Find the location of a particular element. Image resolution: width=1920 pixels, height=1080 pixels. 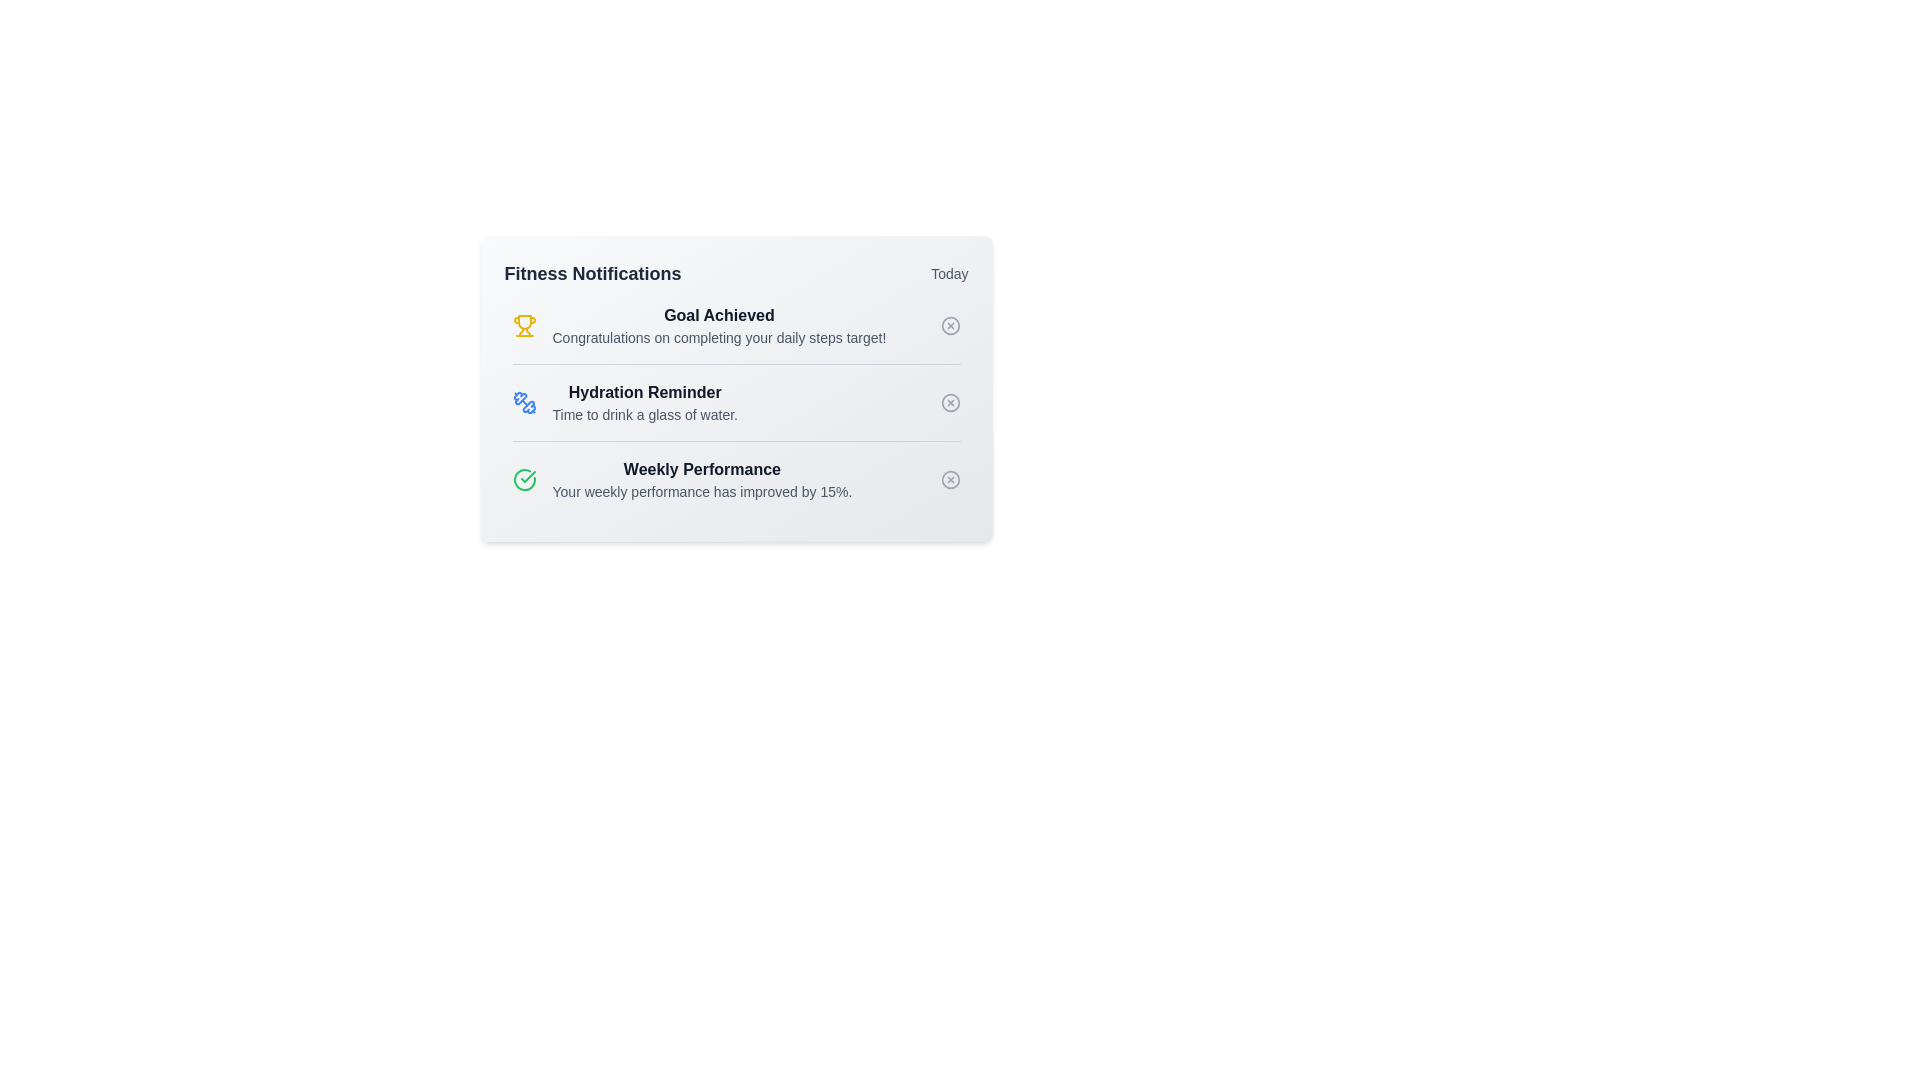

the congratulatory message that acknowledges the user for completing their daily steps target, which is located in the first notification block under 'Fitness Notifications', below the header 'Goal Achieved' is located at coordinates (719, 337).